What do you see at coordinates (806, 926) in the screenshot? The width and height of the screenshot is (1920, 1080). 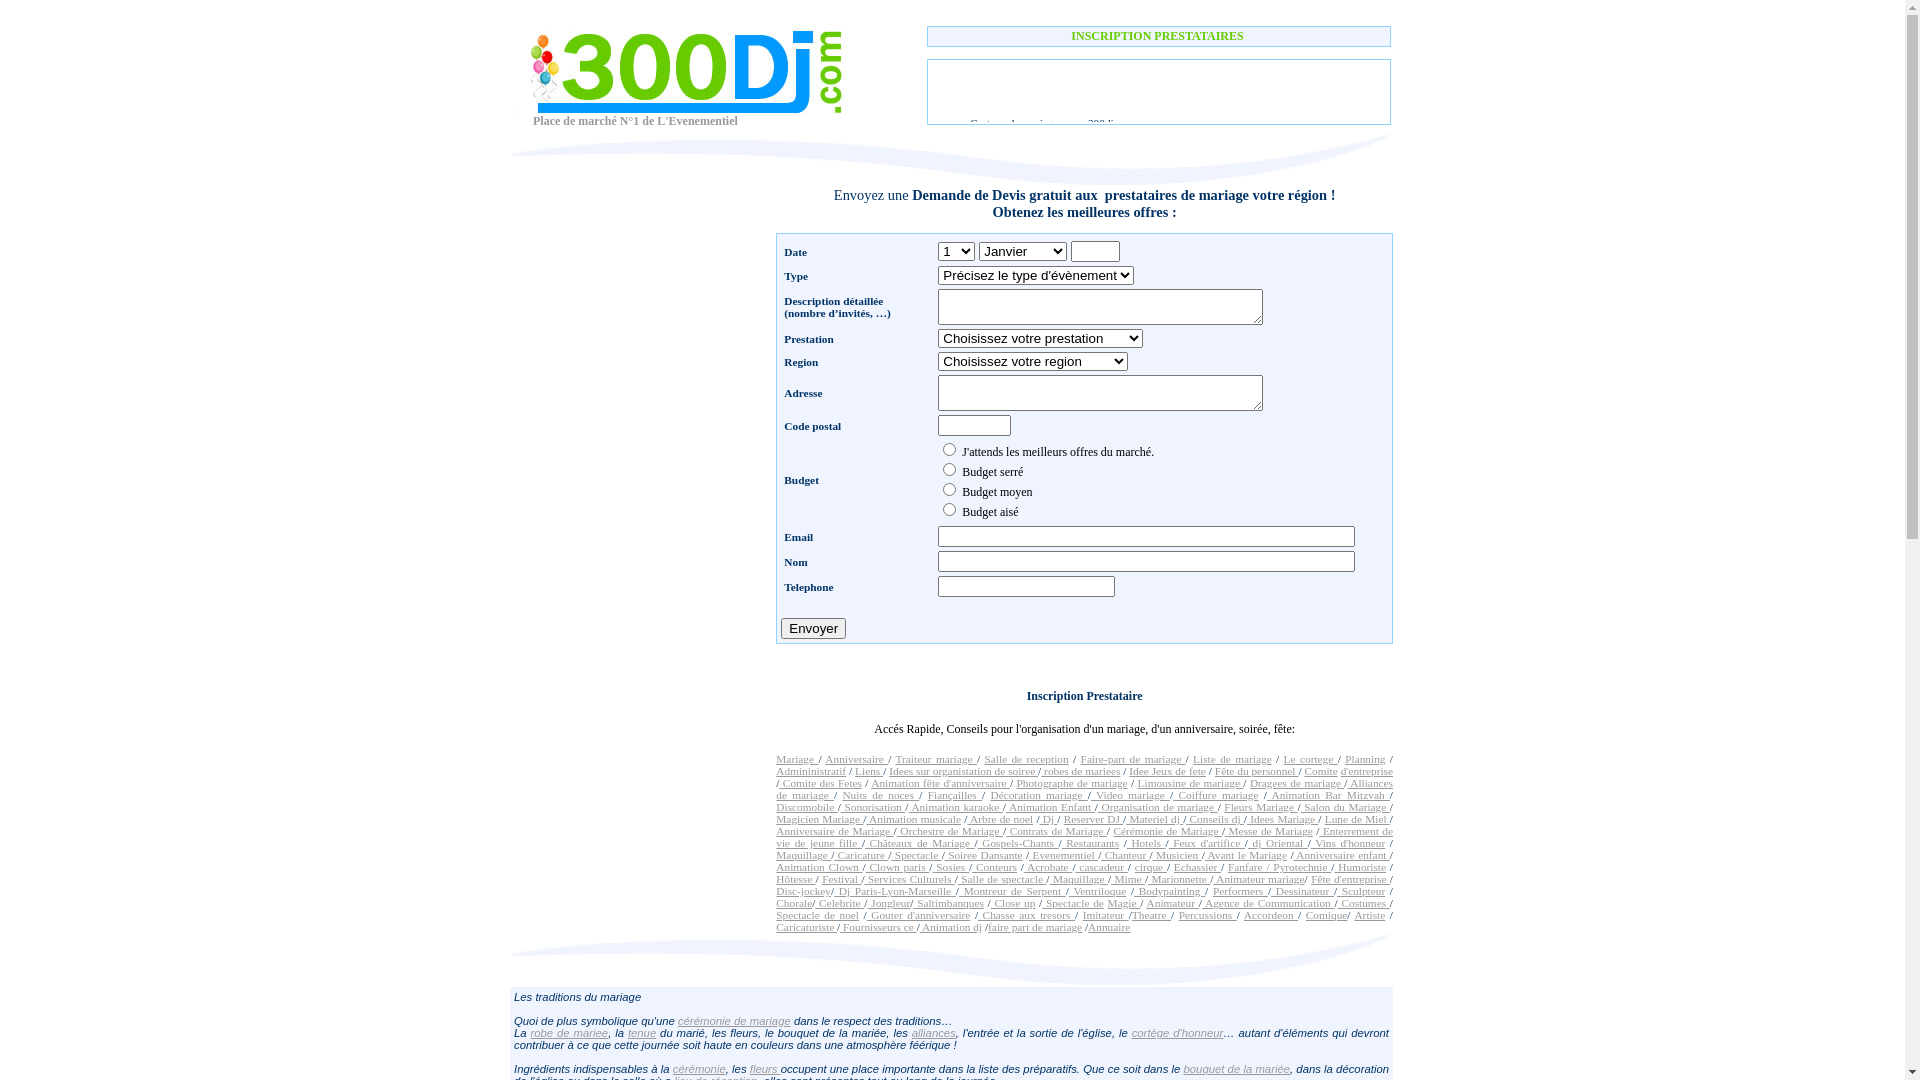 I see `'Caricaturiste'` at bounding box center [806, 926].